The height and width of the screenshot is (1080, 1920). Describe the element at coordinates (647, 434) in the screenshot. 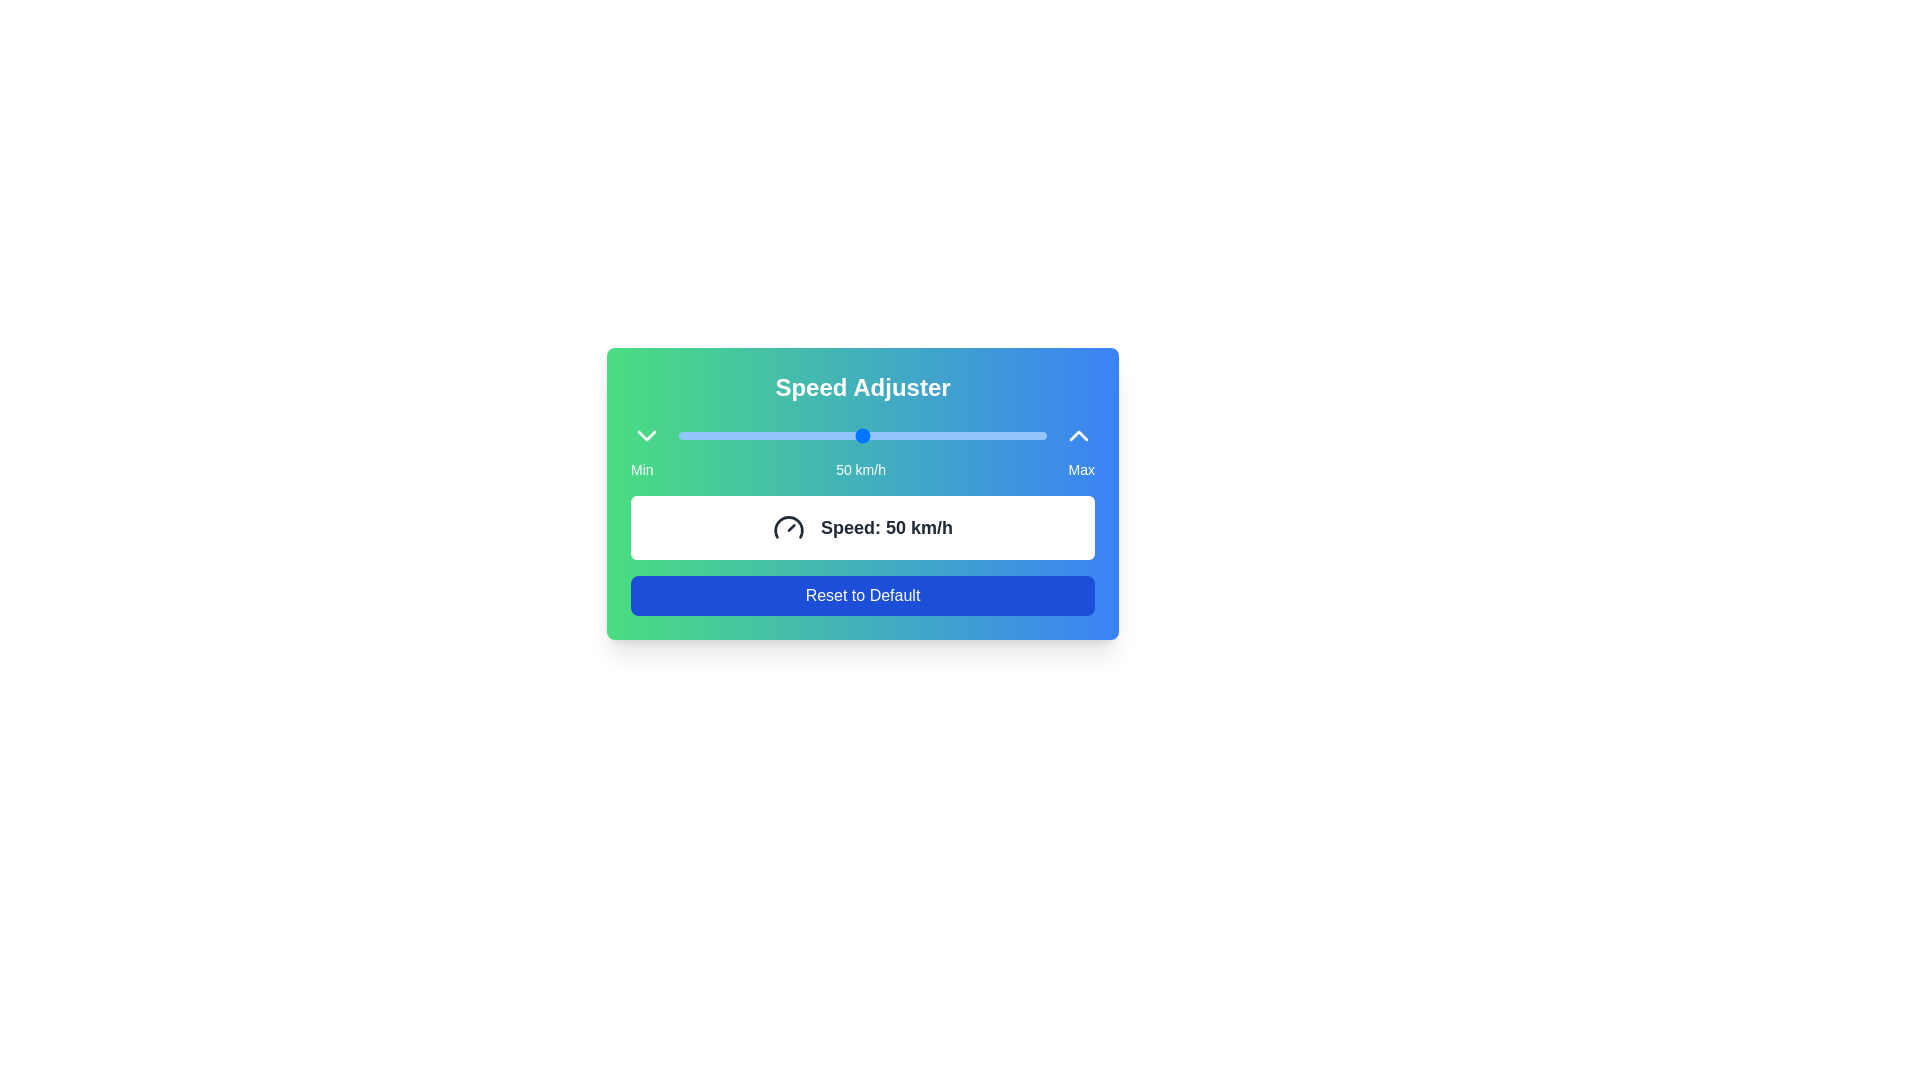

I see `the downward-facing chevron icon located at the far-left end of the 'Speed Adjuster' panel` at that location.